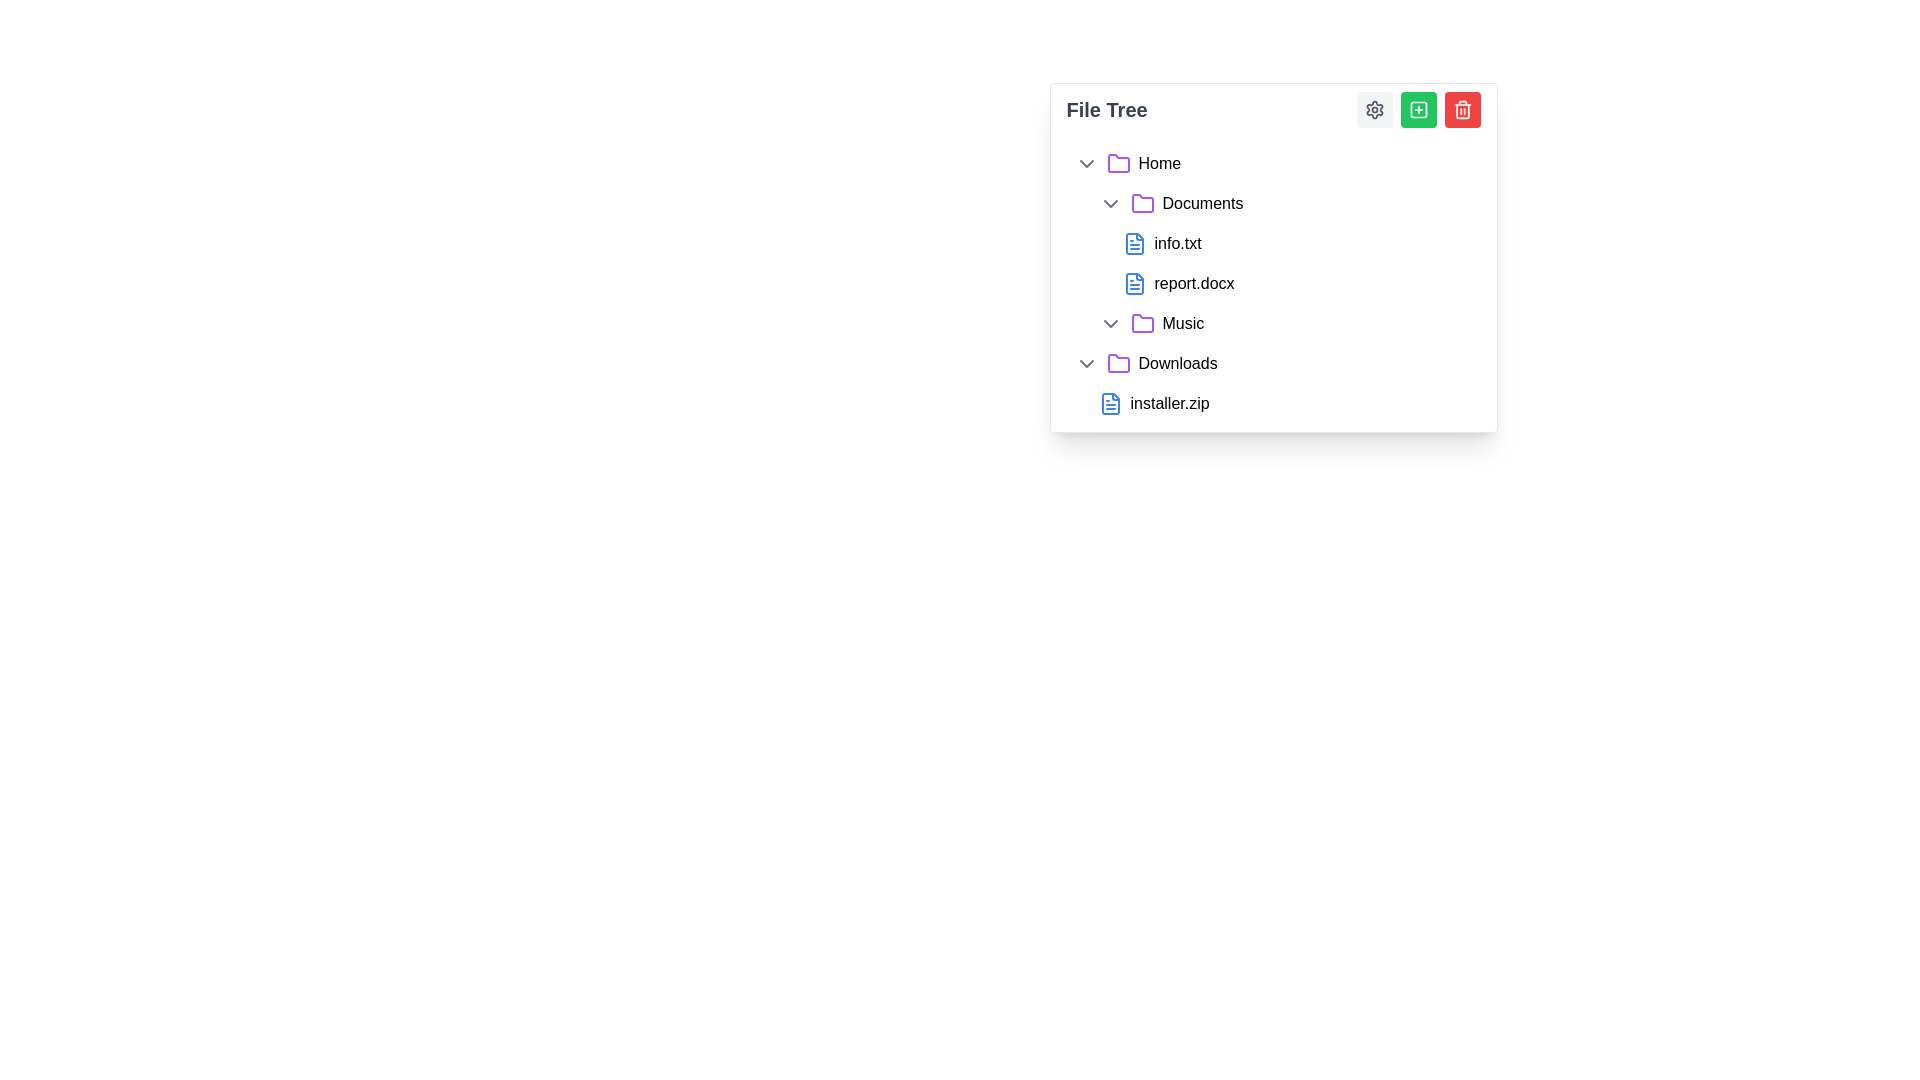 The height and width of the screenshot is (1080, 1920). What do you see at coordinates (1417, 110) in the screenshot?
I see `the green button with rounded corners and a white plus icon, which is the second button in a horizontal row of three buttons` at bounding box center [1417, 110].